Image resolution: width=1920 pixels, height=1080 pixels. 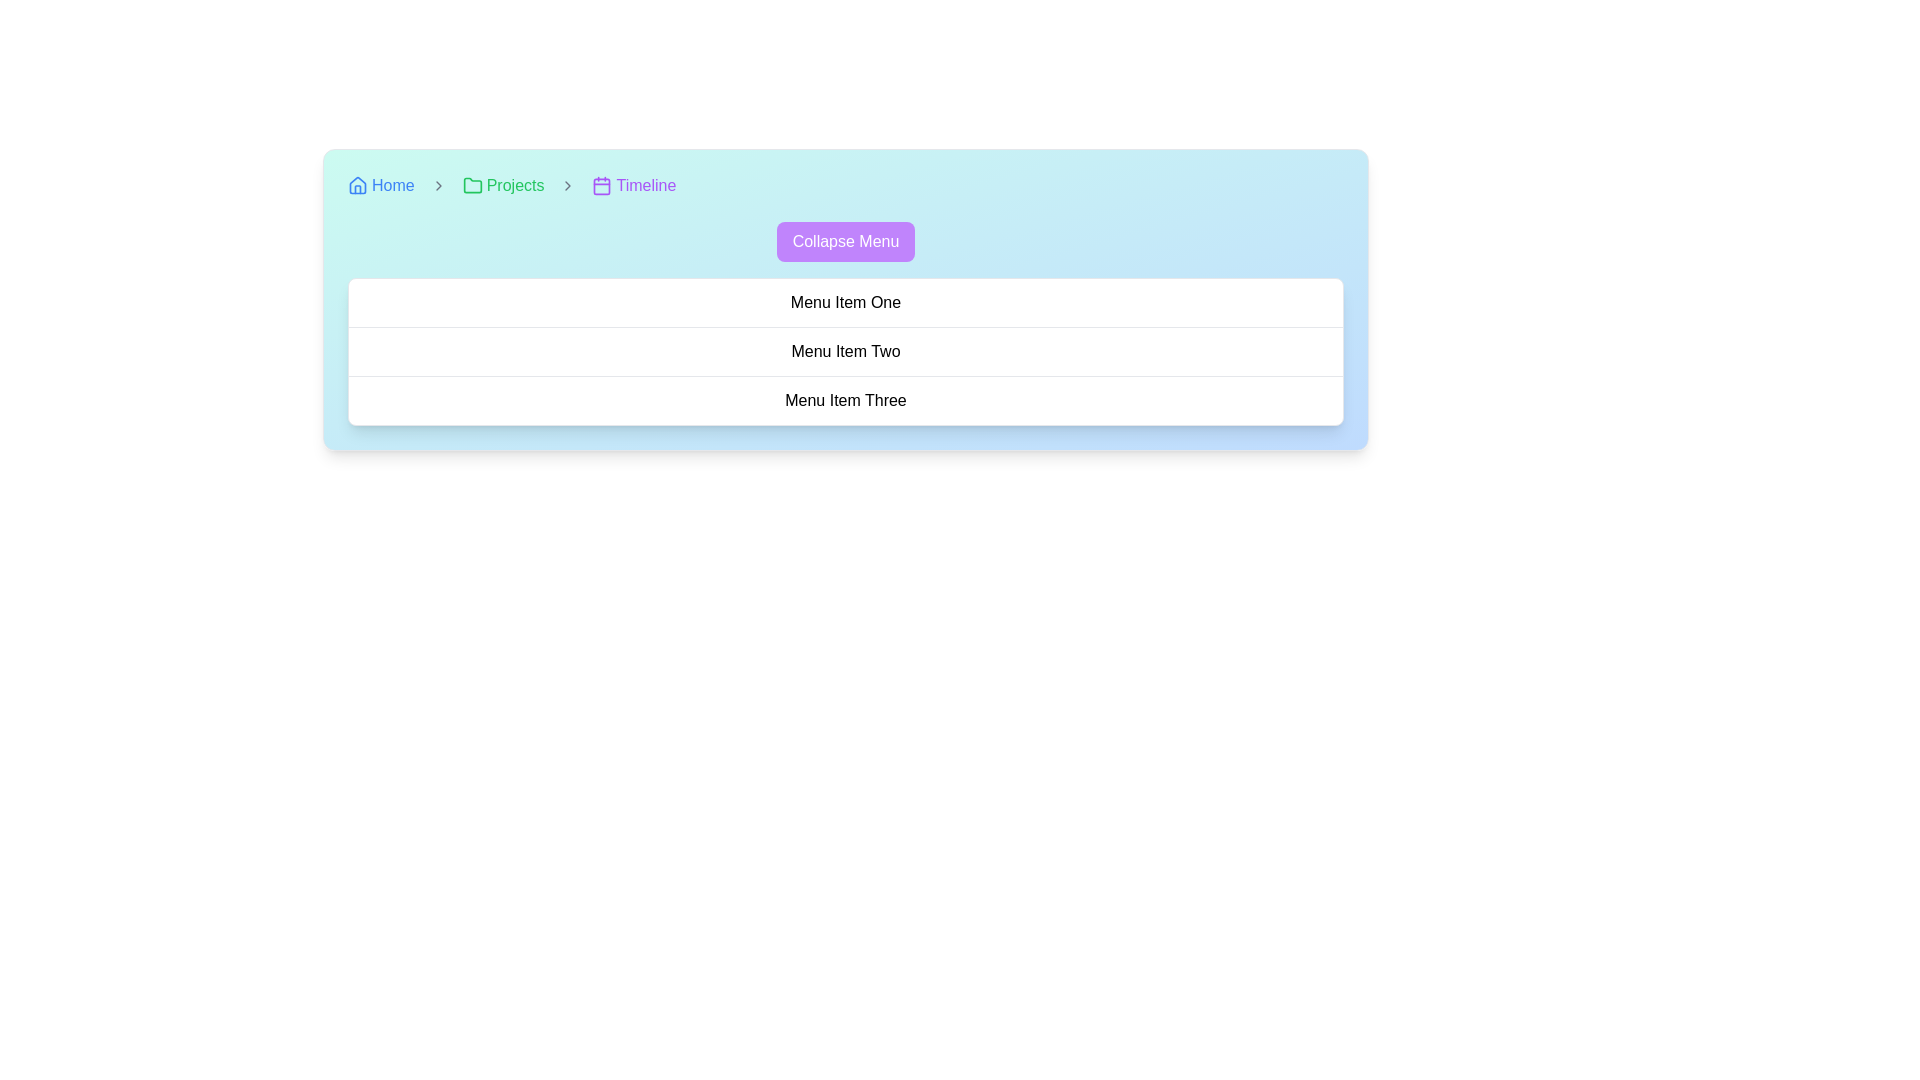 I want to click on the top-most menu item labeled 'Menu Item One' in a bold, dark font, so click(x=845, y=303).